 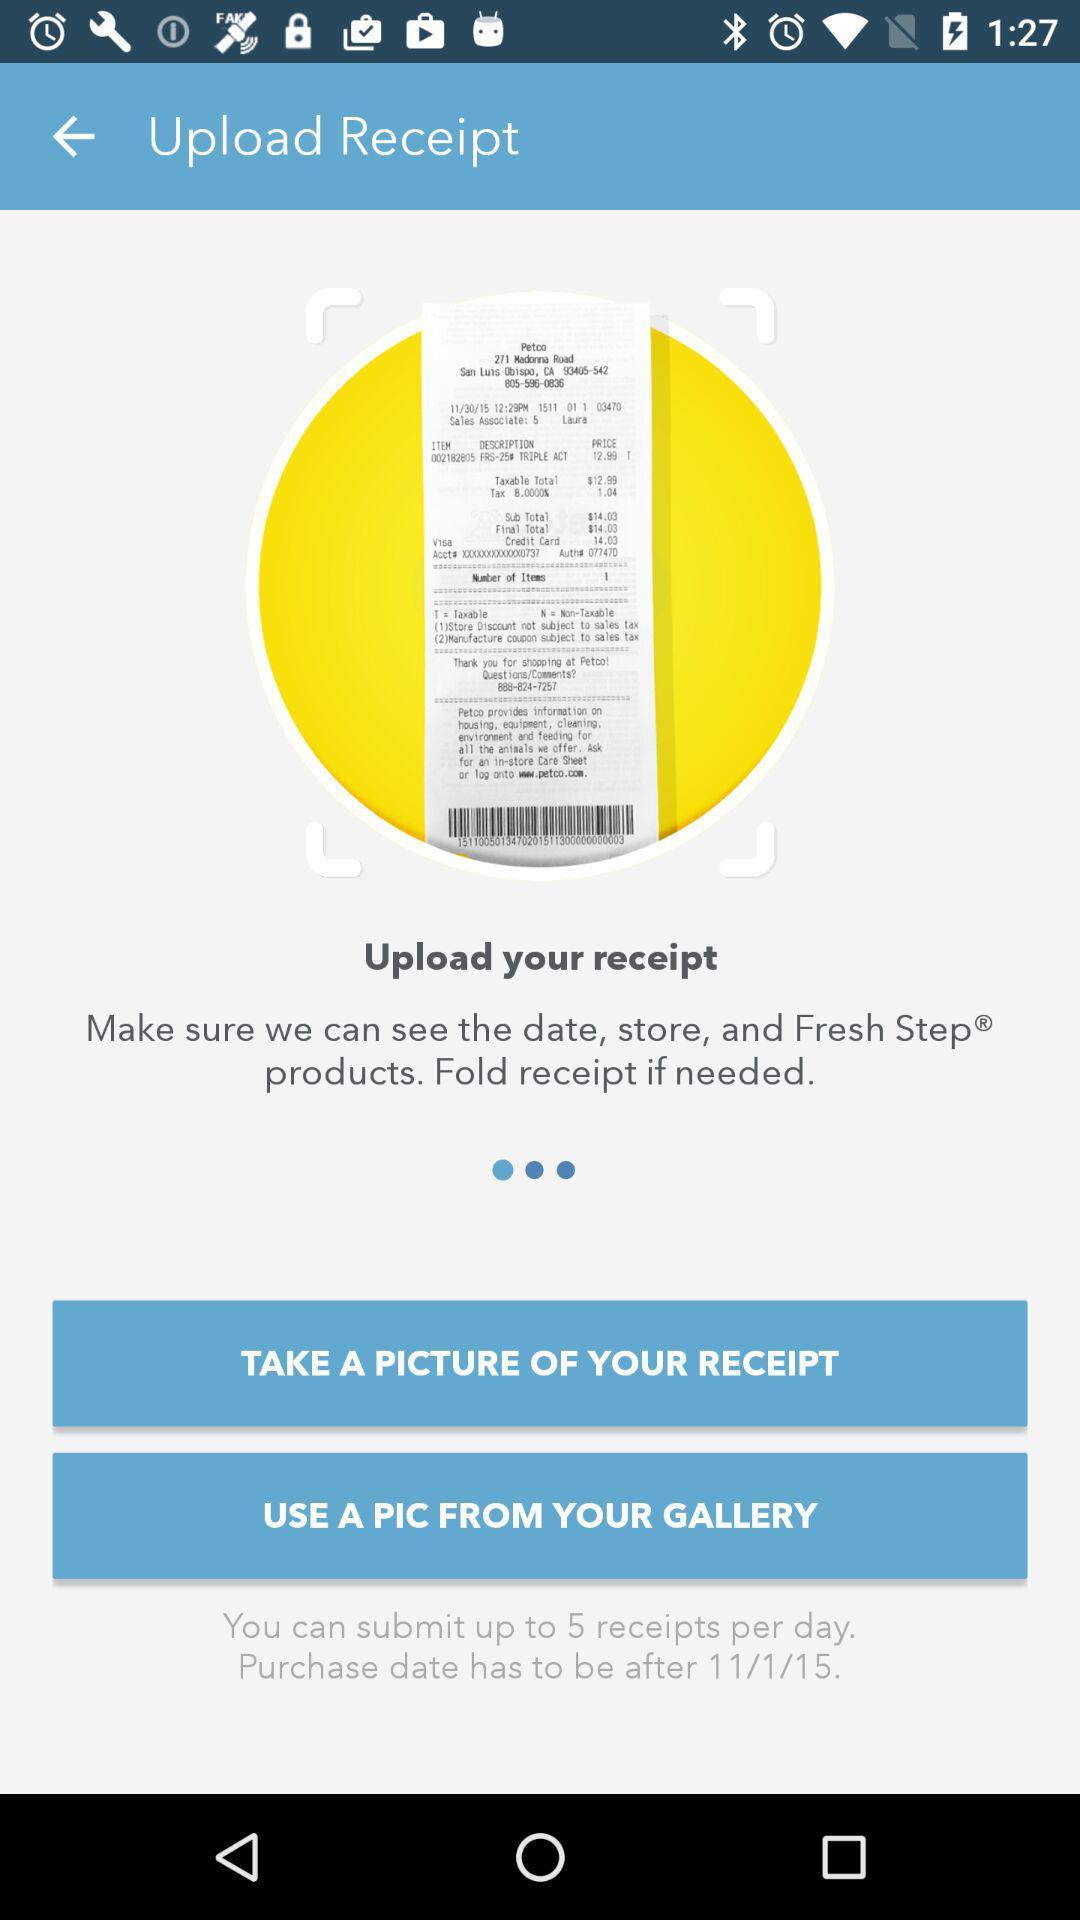 What do you see at coordinates (72, 135) in the screenshot?
I see `the icon next to upload receipt` at bounding box center [72, 135].